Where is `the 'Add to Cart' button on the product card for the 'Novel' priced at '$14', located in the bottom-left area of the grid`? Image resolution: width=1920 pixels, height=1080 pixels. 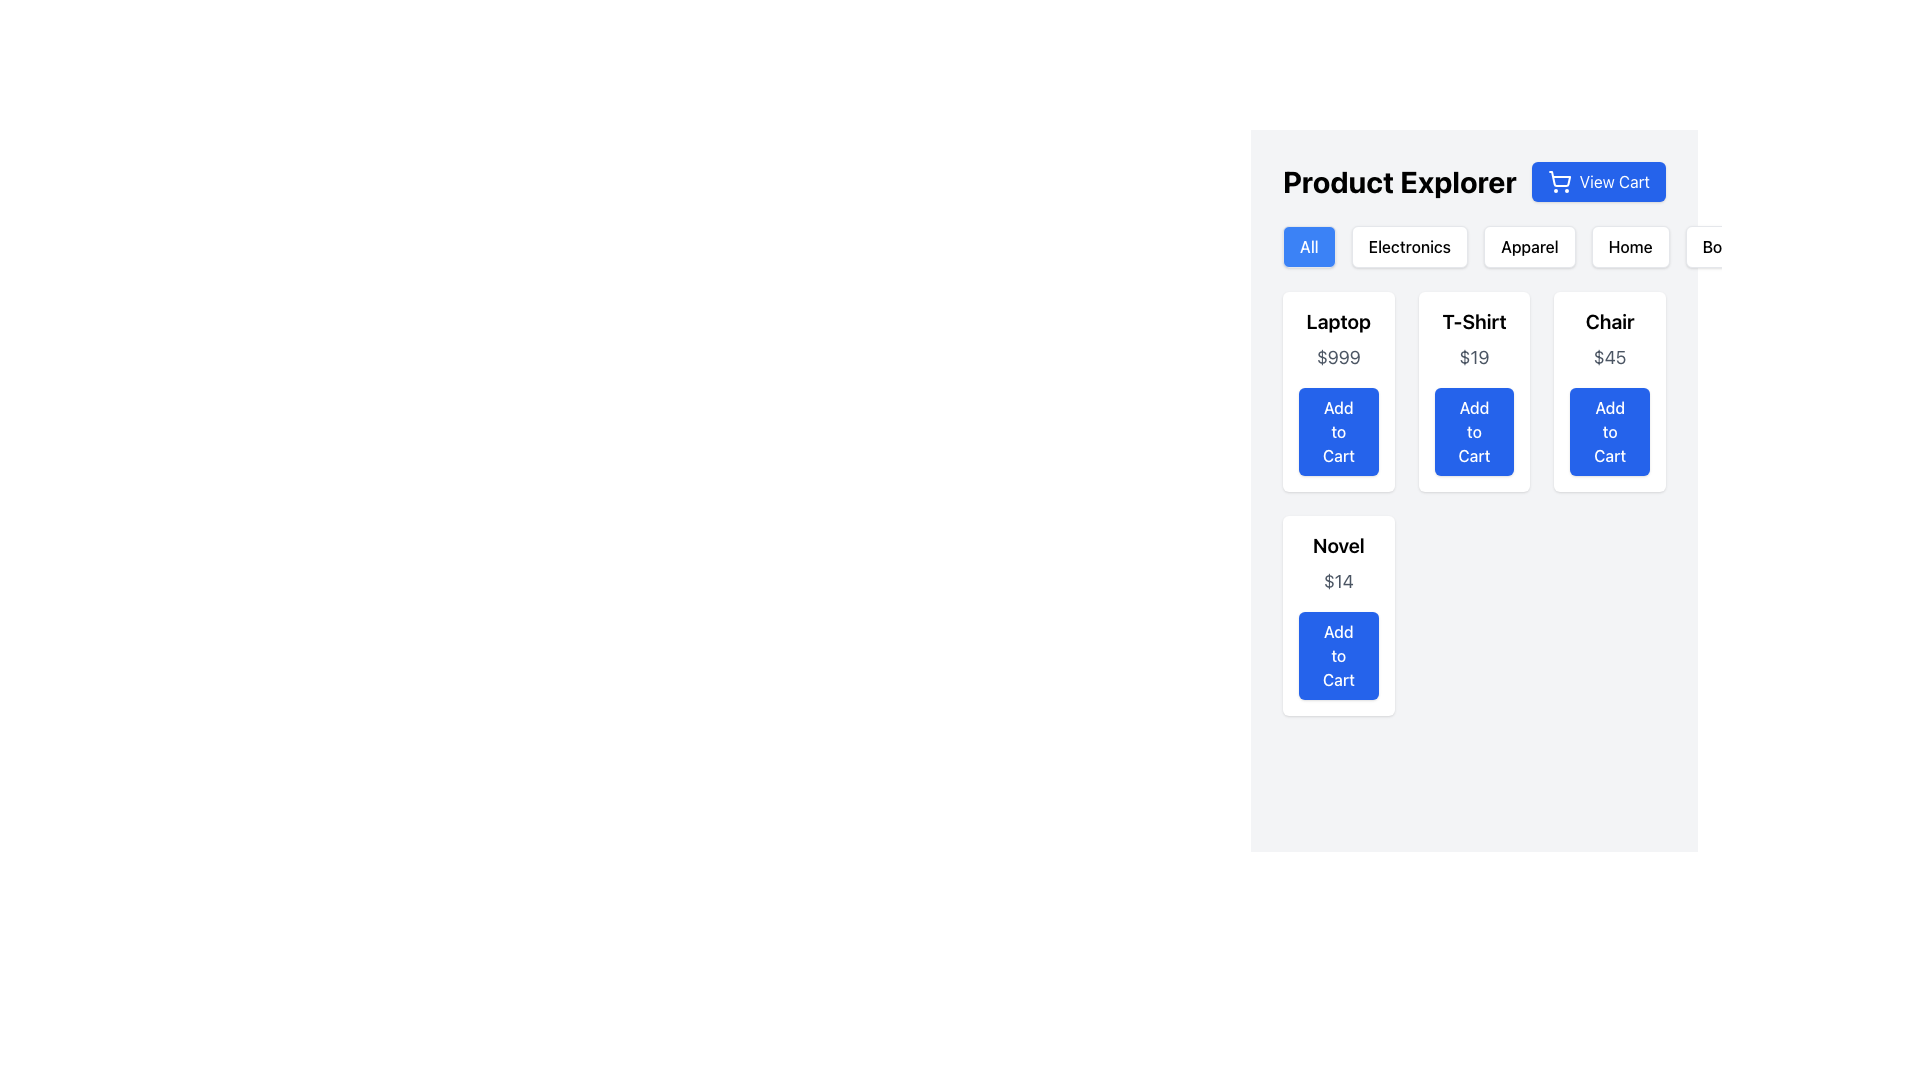
the 'Add to Cart' button on the product card for the 'Novel' priced at '$14', located in the bottom-left area of the grid is located at coordinates (1338, 615).